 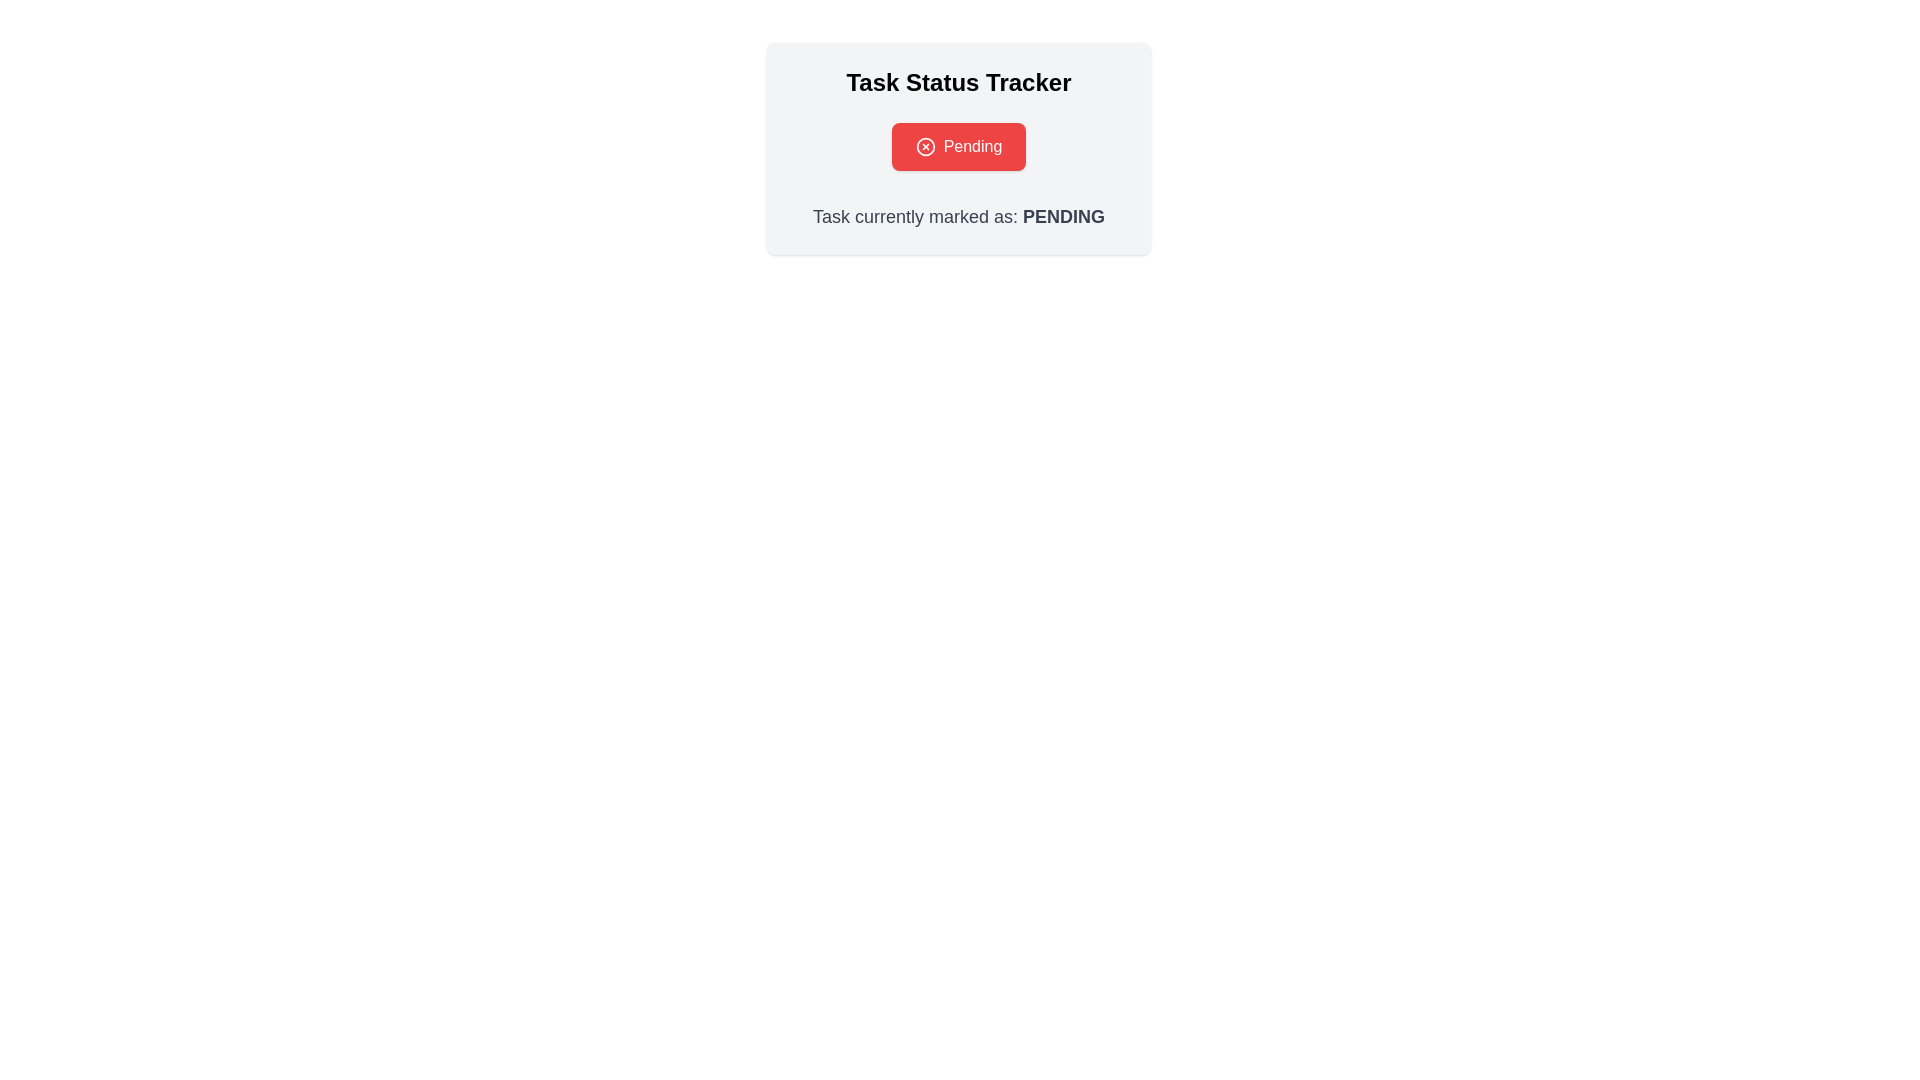 What do you see at coordinates (958, 145) in the screenshot?
I see `the 'Pending' text label that indicates the status of a process, which is centrally aligned with a circular 'X' icon` at bounding box center [958, 145].